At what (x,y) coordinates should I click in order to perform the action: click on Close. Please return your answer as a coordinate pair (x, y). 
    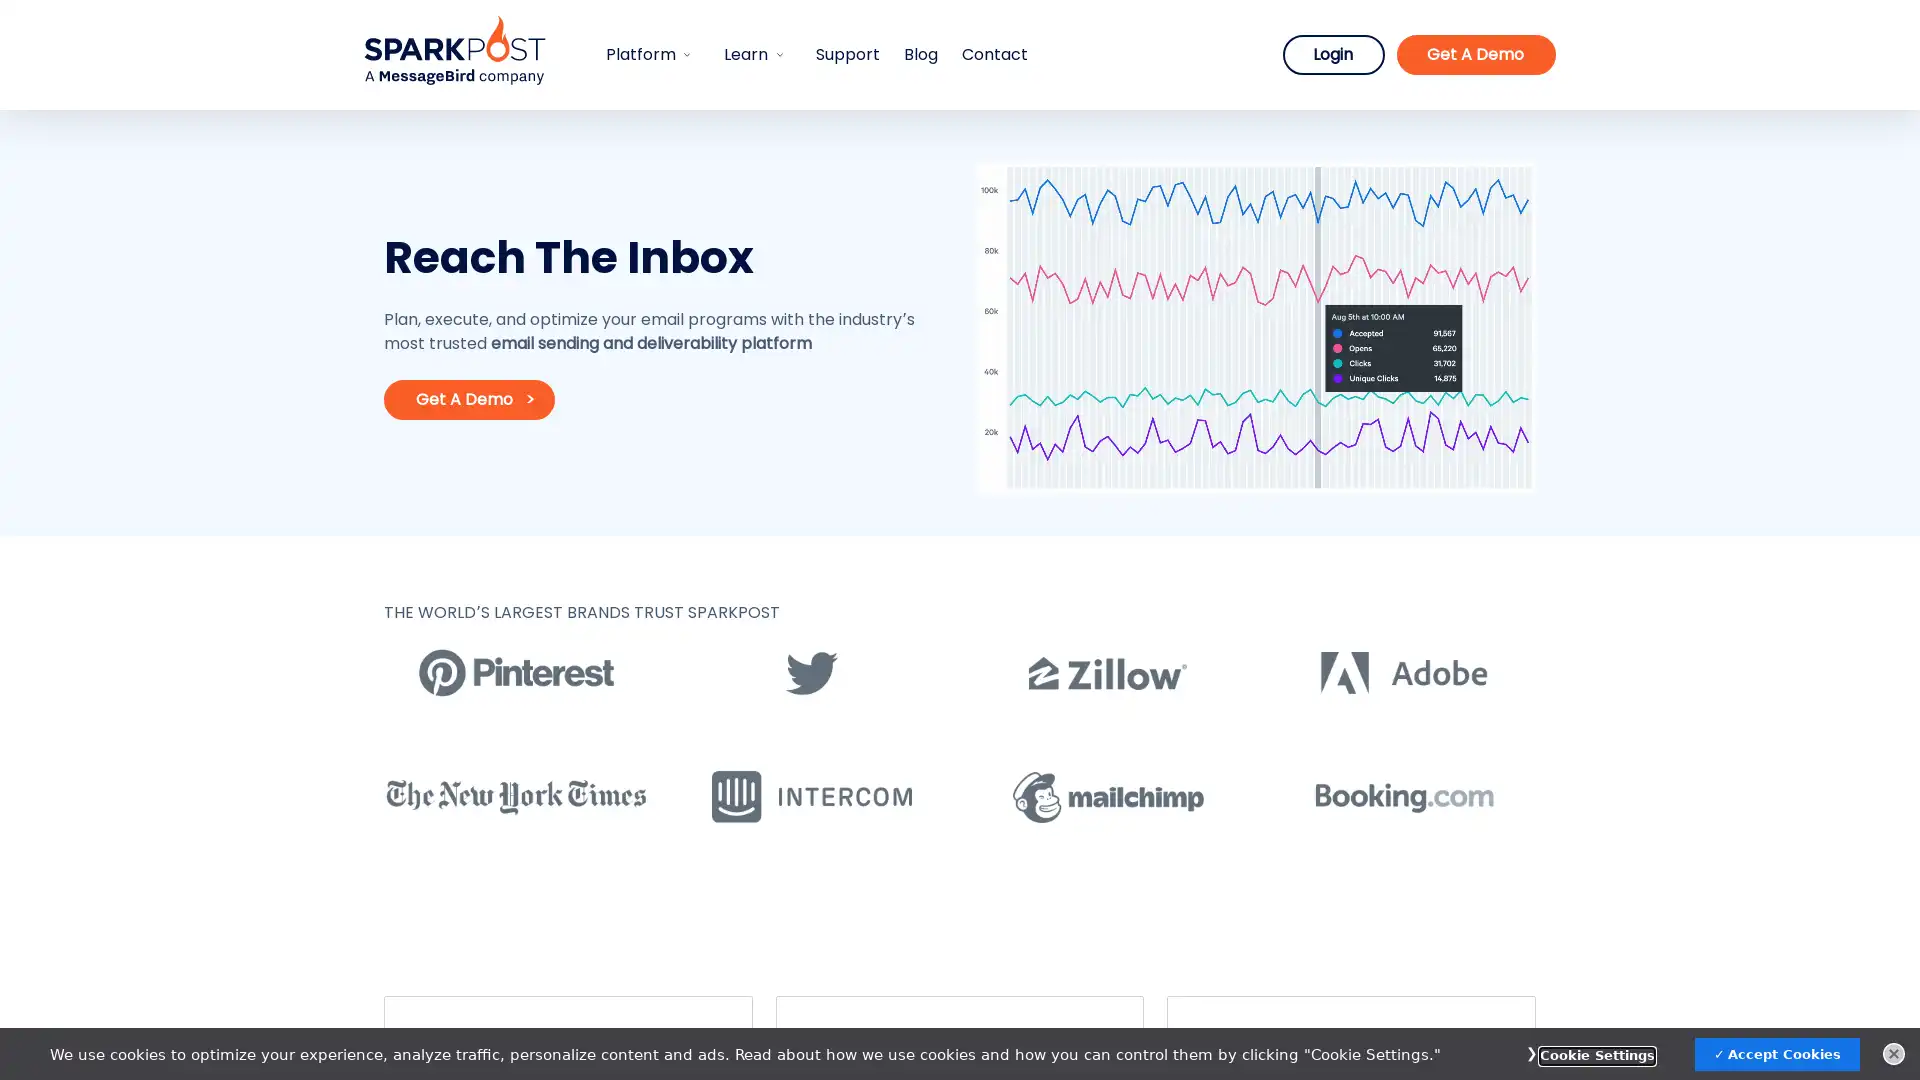
    Looking at the image, I should click on (1893, 1052).